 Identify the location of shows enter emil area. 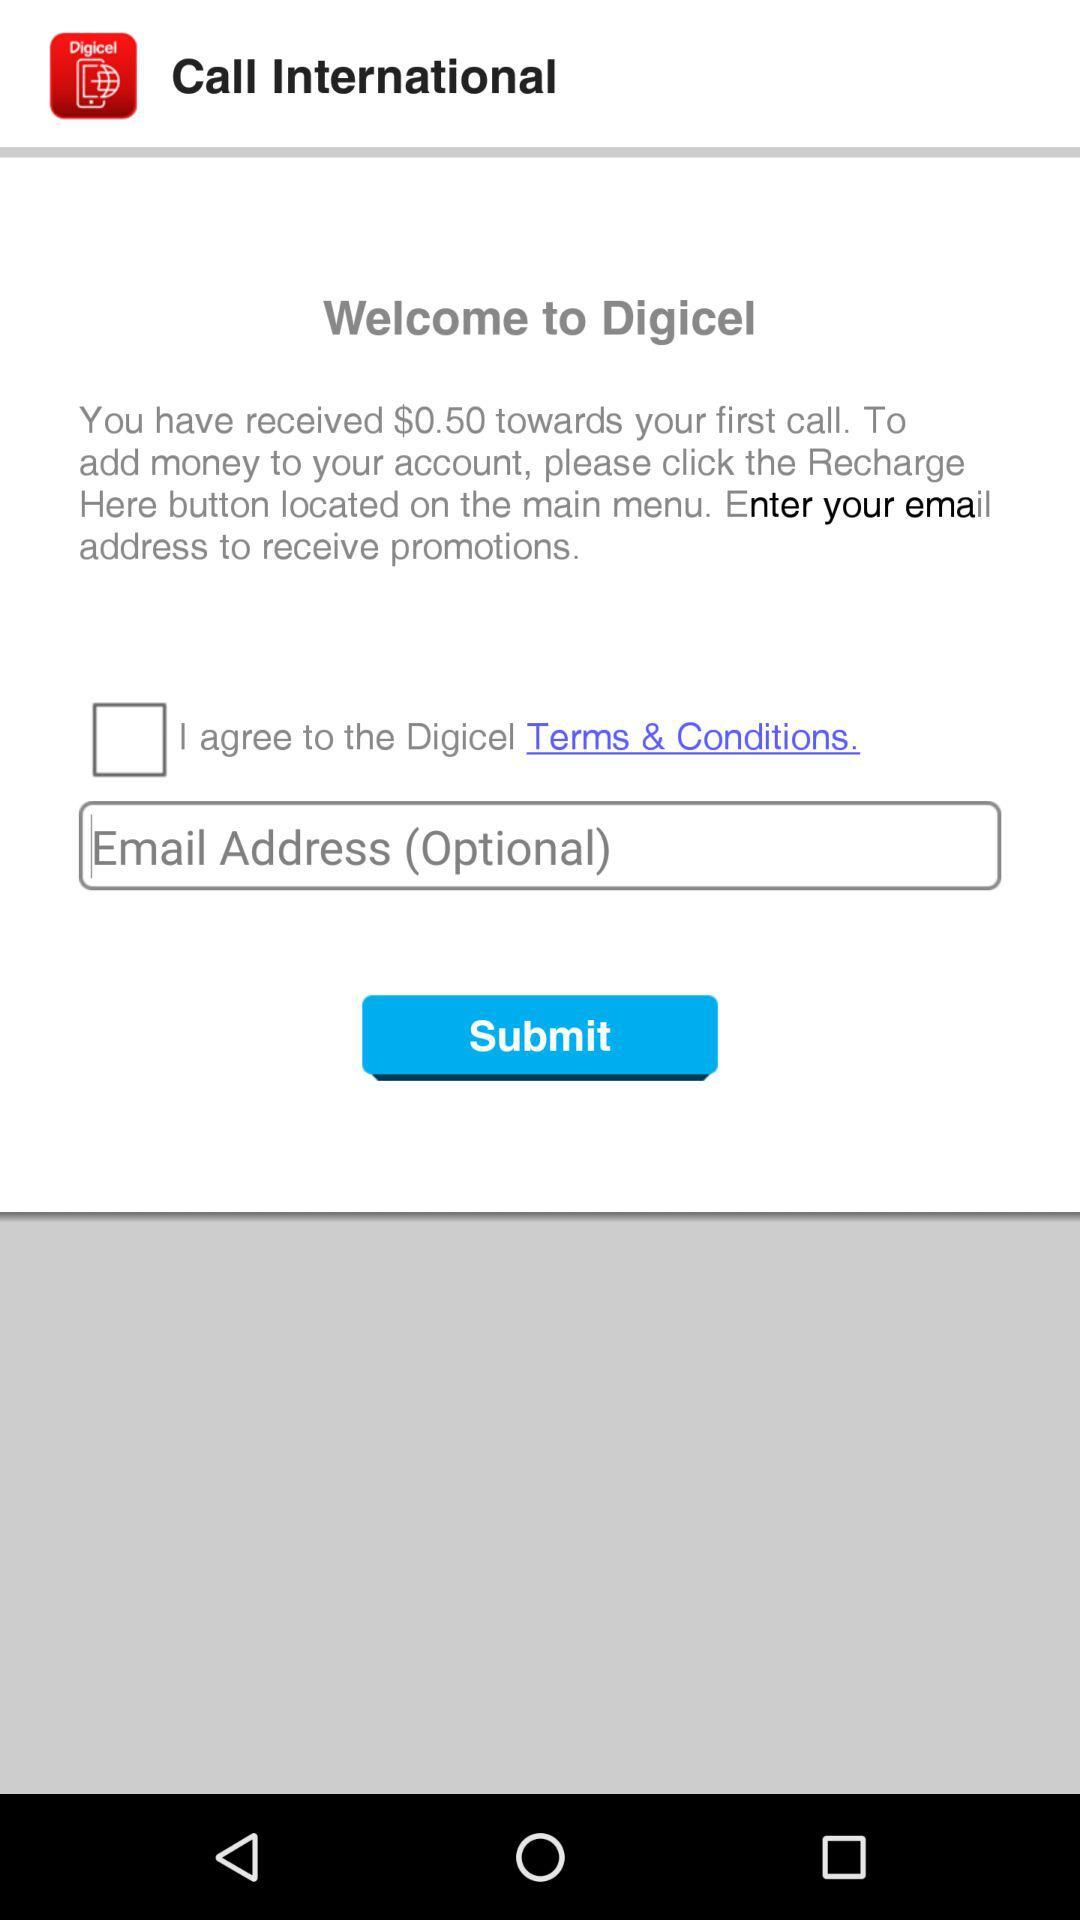
(540, 845).